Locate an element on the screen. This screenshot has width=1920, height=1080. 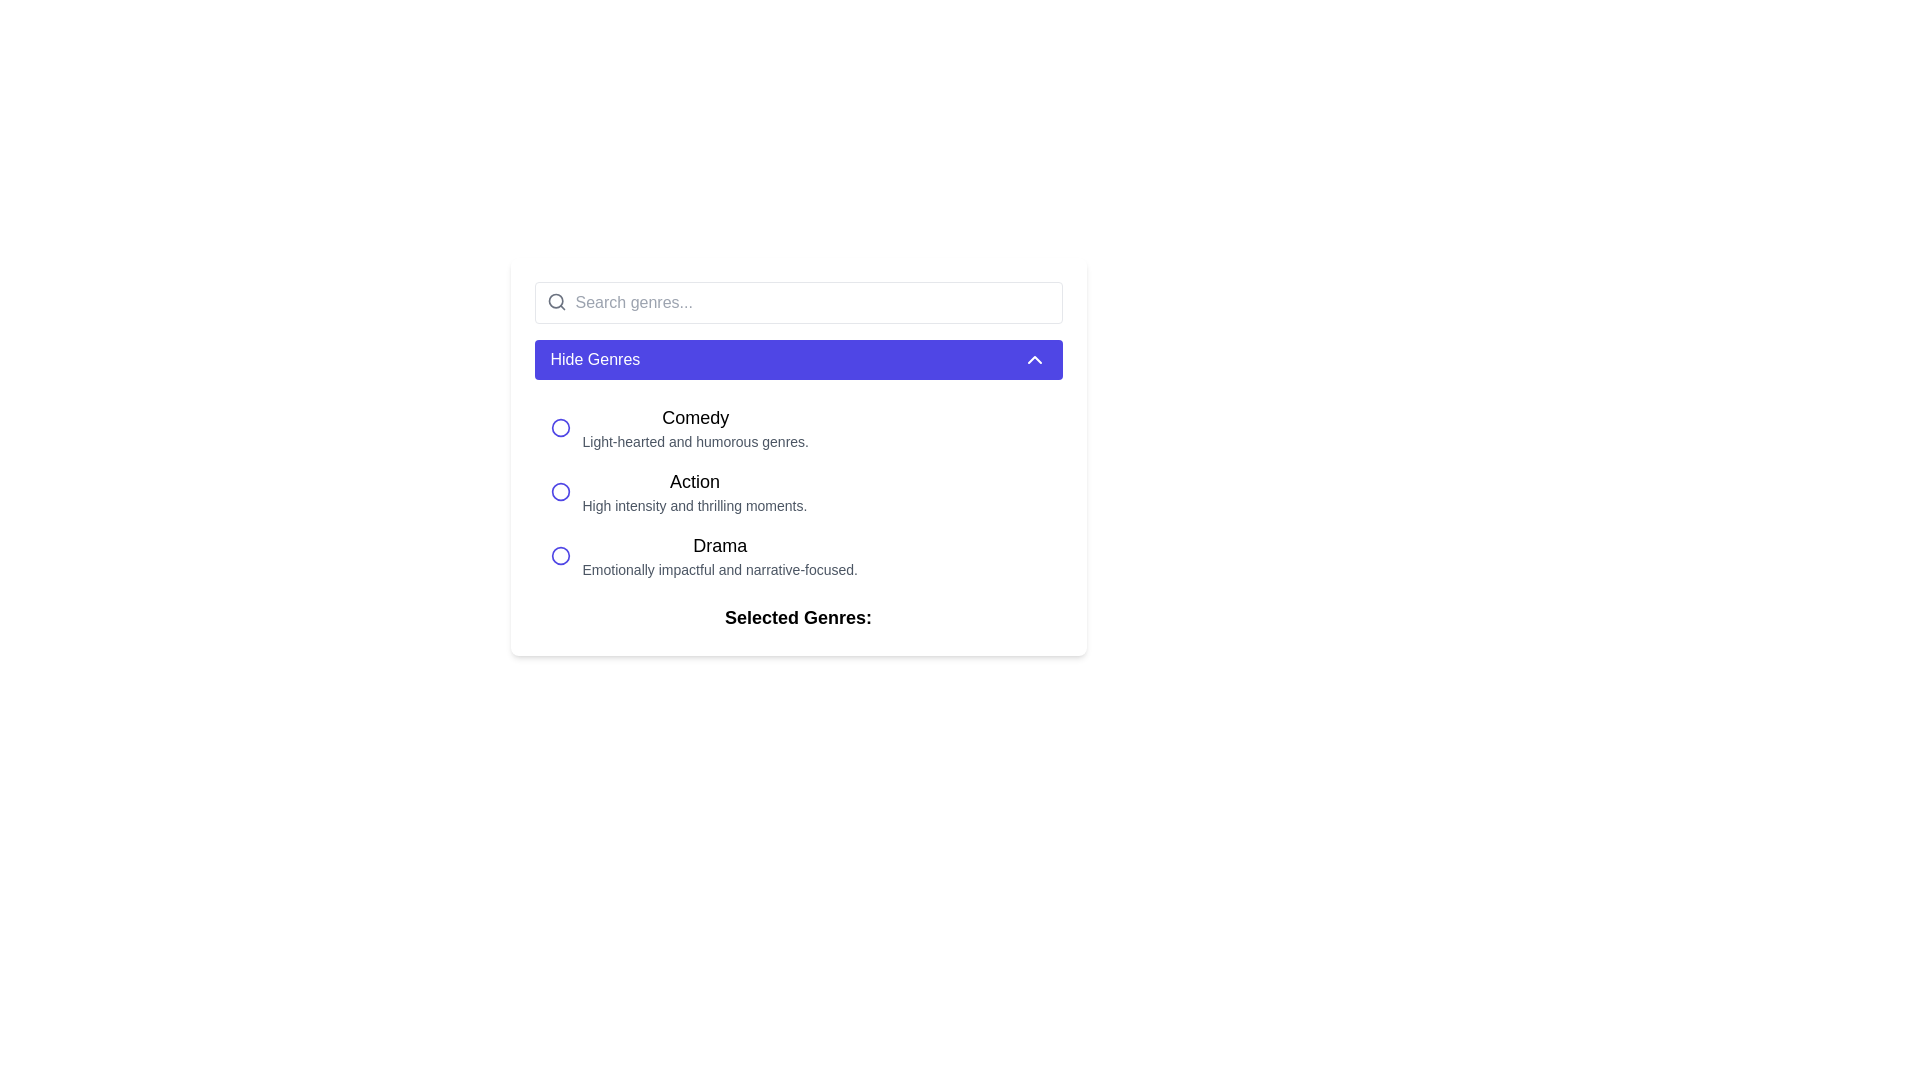
the collapse icon located at the far right of the purple 'Hide Genres' button to indicate the option to collapse the section is located at coordinates (1034, 358).